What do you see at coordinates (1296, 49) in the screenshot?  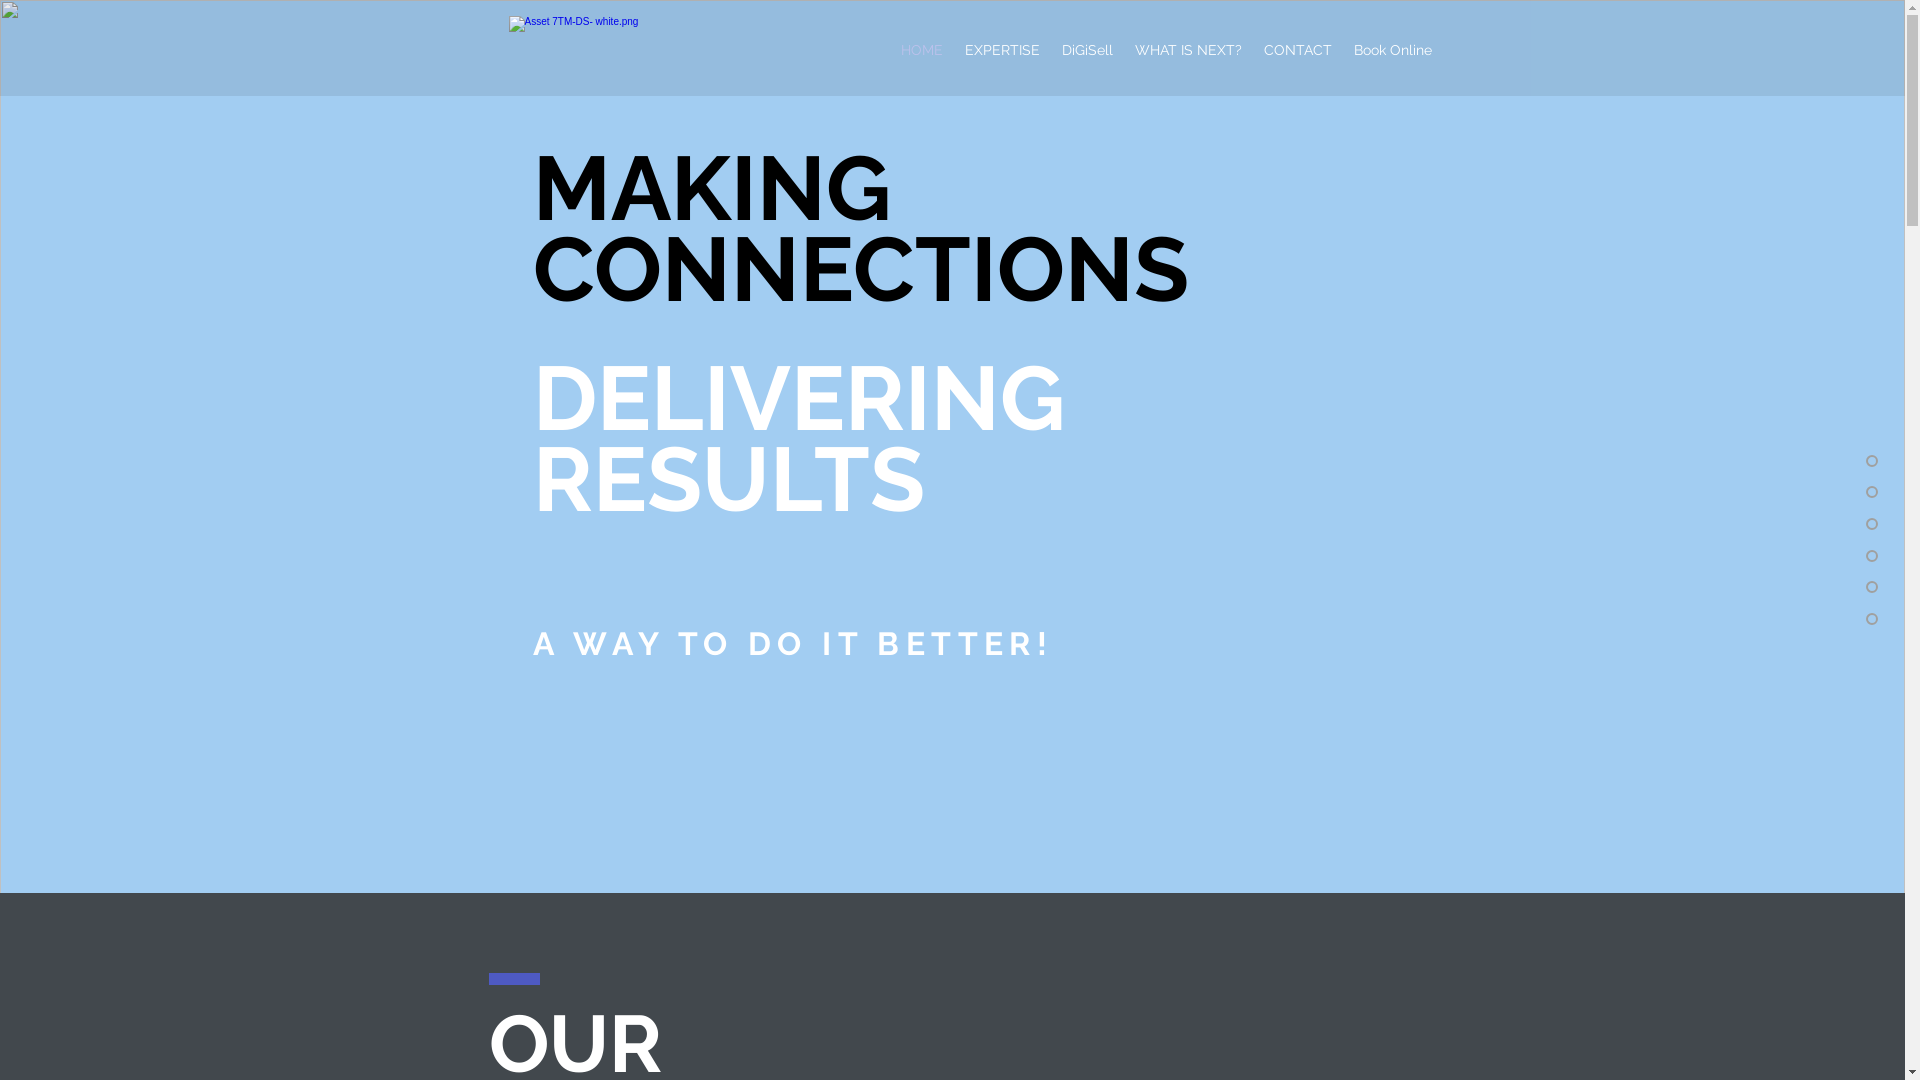 I see `'CONTACT'` at bounding box center [1296, 49].